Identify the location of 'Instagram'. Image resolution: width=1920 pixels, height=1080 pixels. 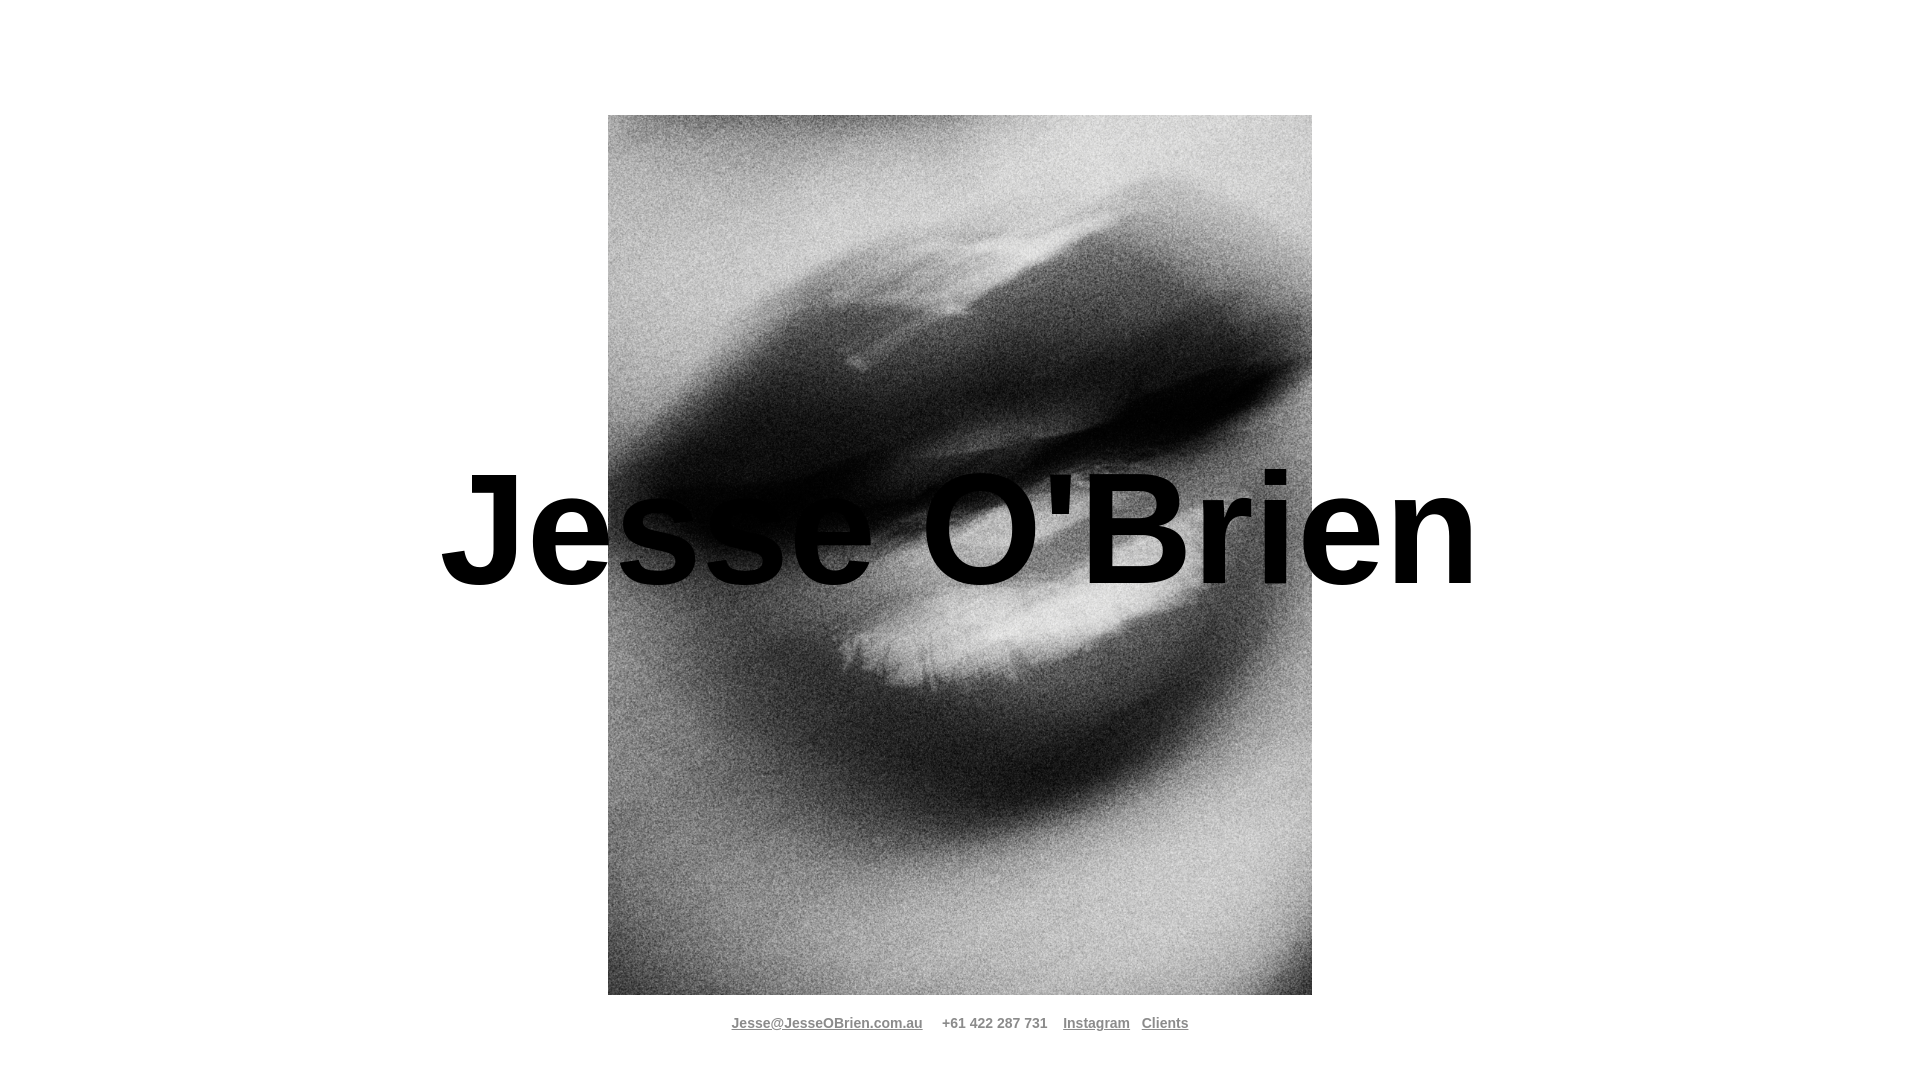
(1095, 1022).